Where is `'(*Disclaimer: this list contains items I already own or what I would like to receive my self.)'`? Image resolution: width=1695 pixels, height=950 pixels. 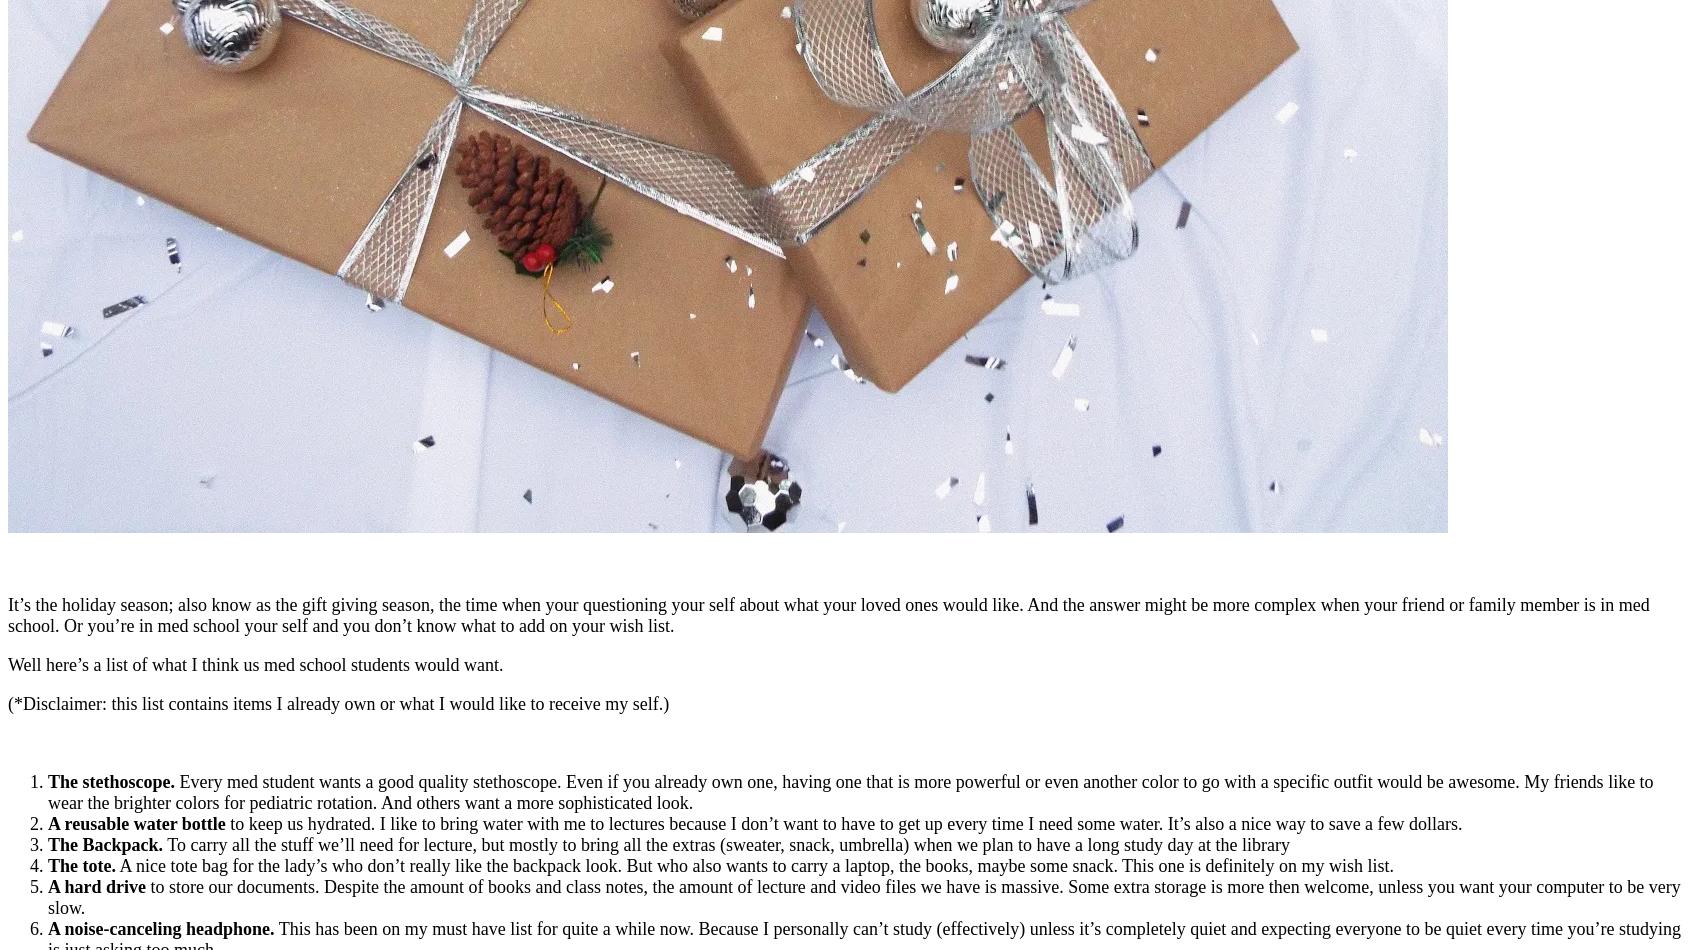
'(*Disclaimer: this list contains items I already own or what I would like to receive my self.)' is located at coordinates (337, 703).